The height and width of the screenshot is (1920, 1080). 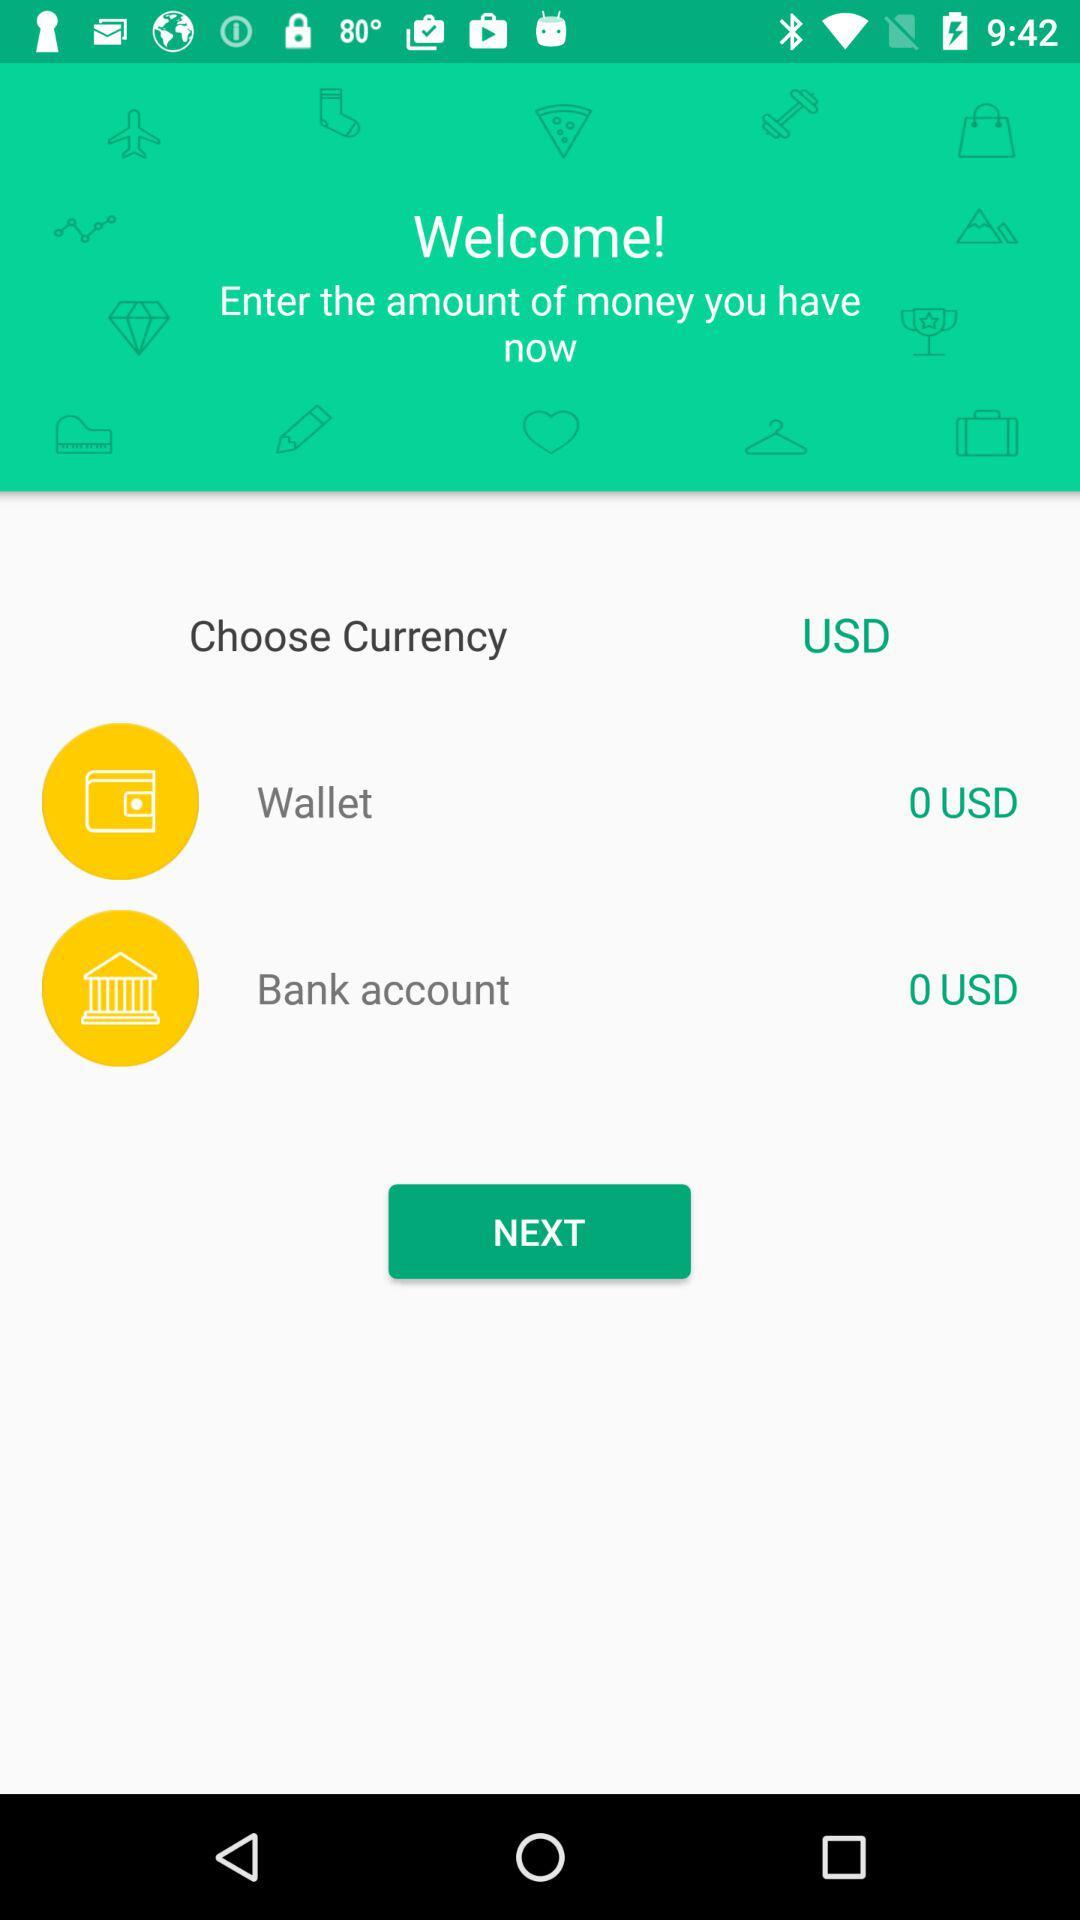 What do you see at coordinates (538, 1230) in the screenshot?
I see `the next` at bounding box center [538, 1230].